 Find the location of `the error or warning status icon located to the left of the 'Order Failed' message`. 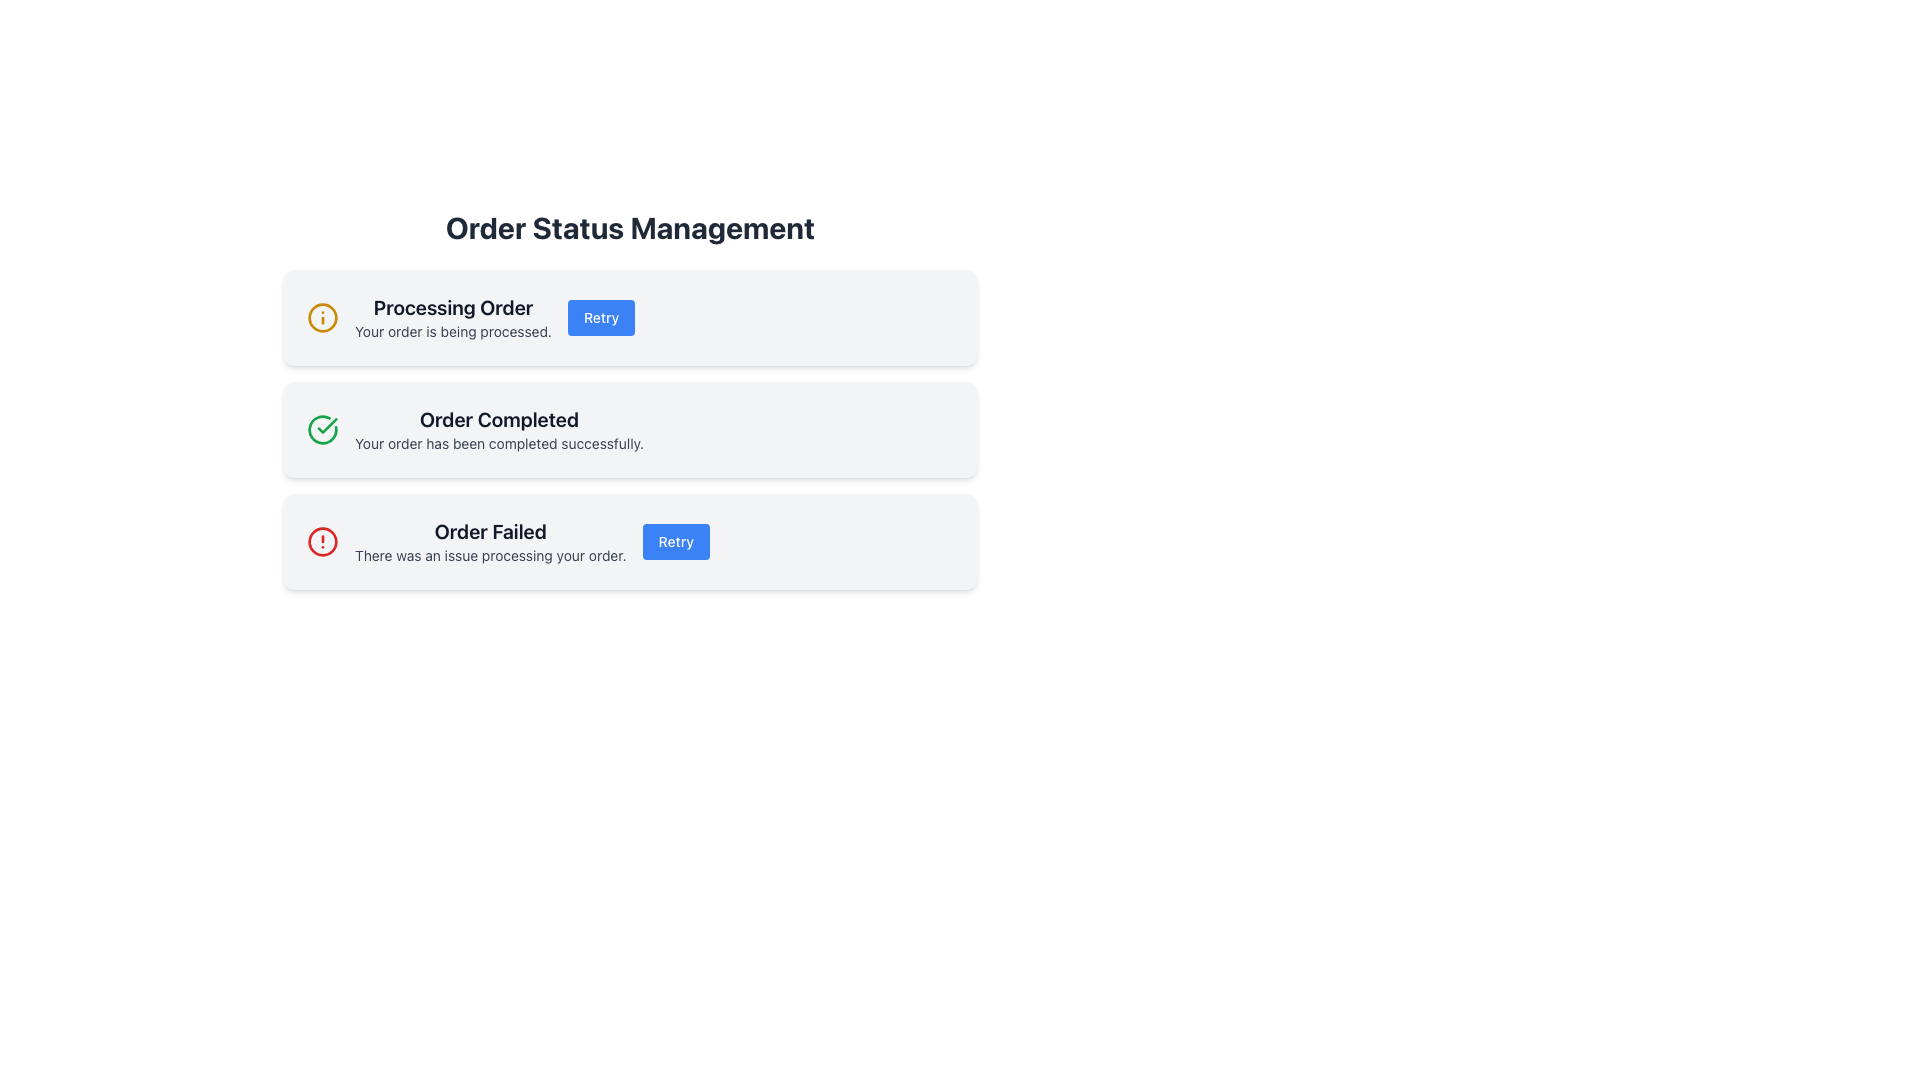

the error or warning status icon located to the left of the 'Order Failed' message is located at coordinates (322, 542).